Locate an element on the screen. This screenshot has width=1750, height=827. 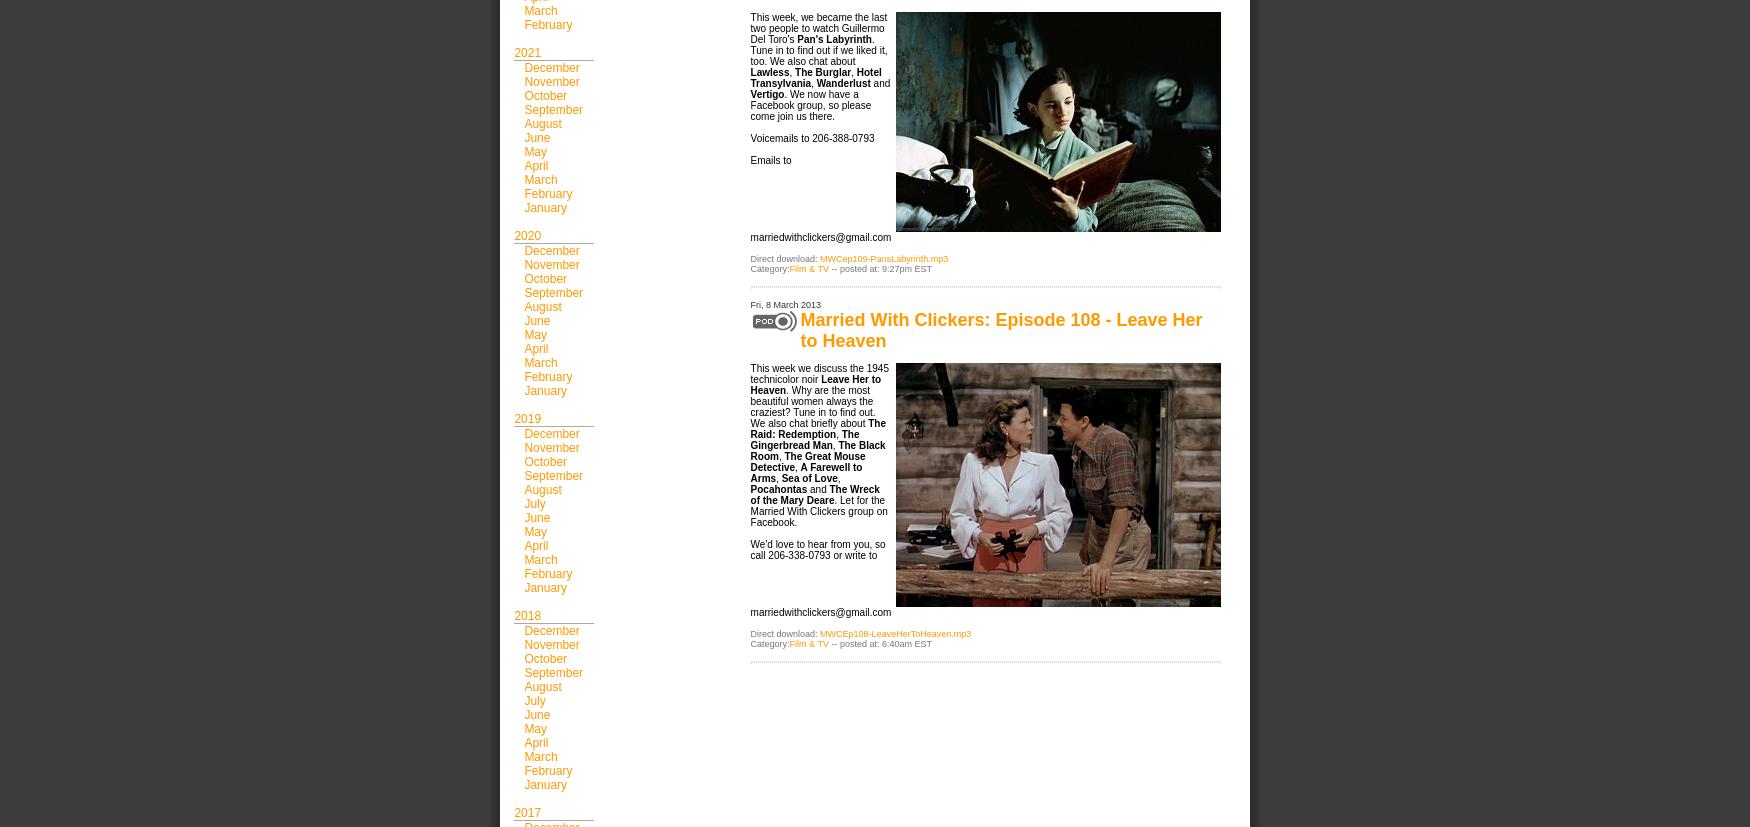
'The Burglar' is located at coordinates (794, 72).